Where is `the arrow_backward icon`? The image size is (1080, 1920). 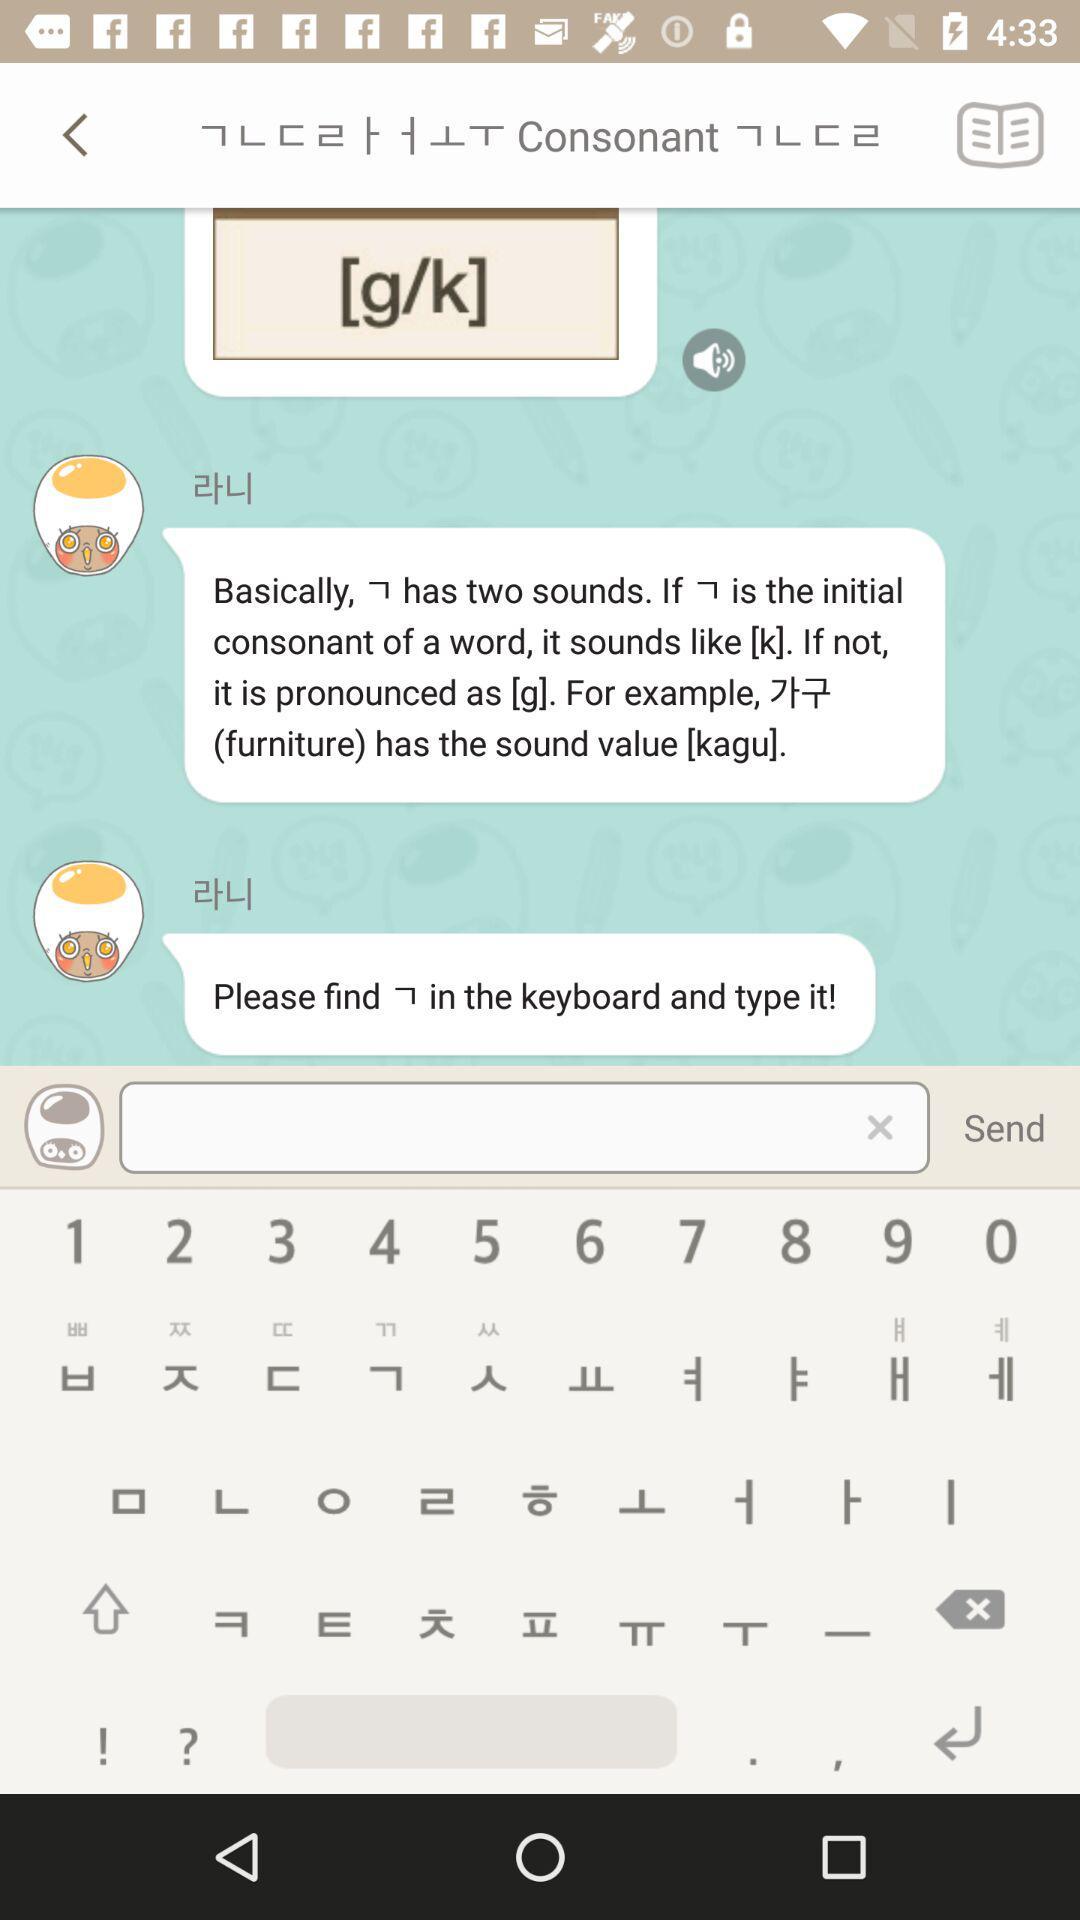 the arrow_backward icon is located at coordinates (77, 133).